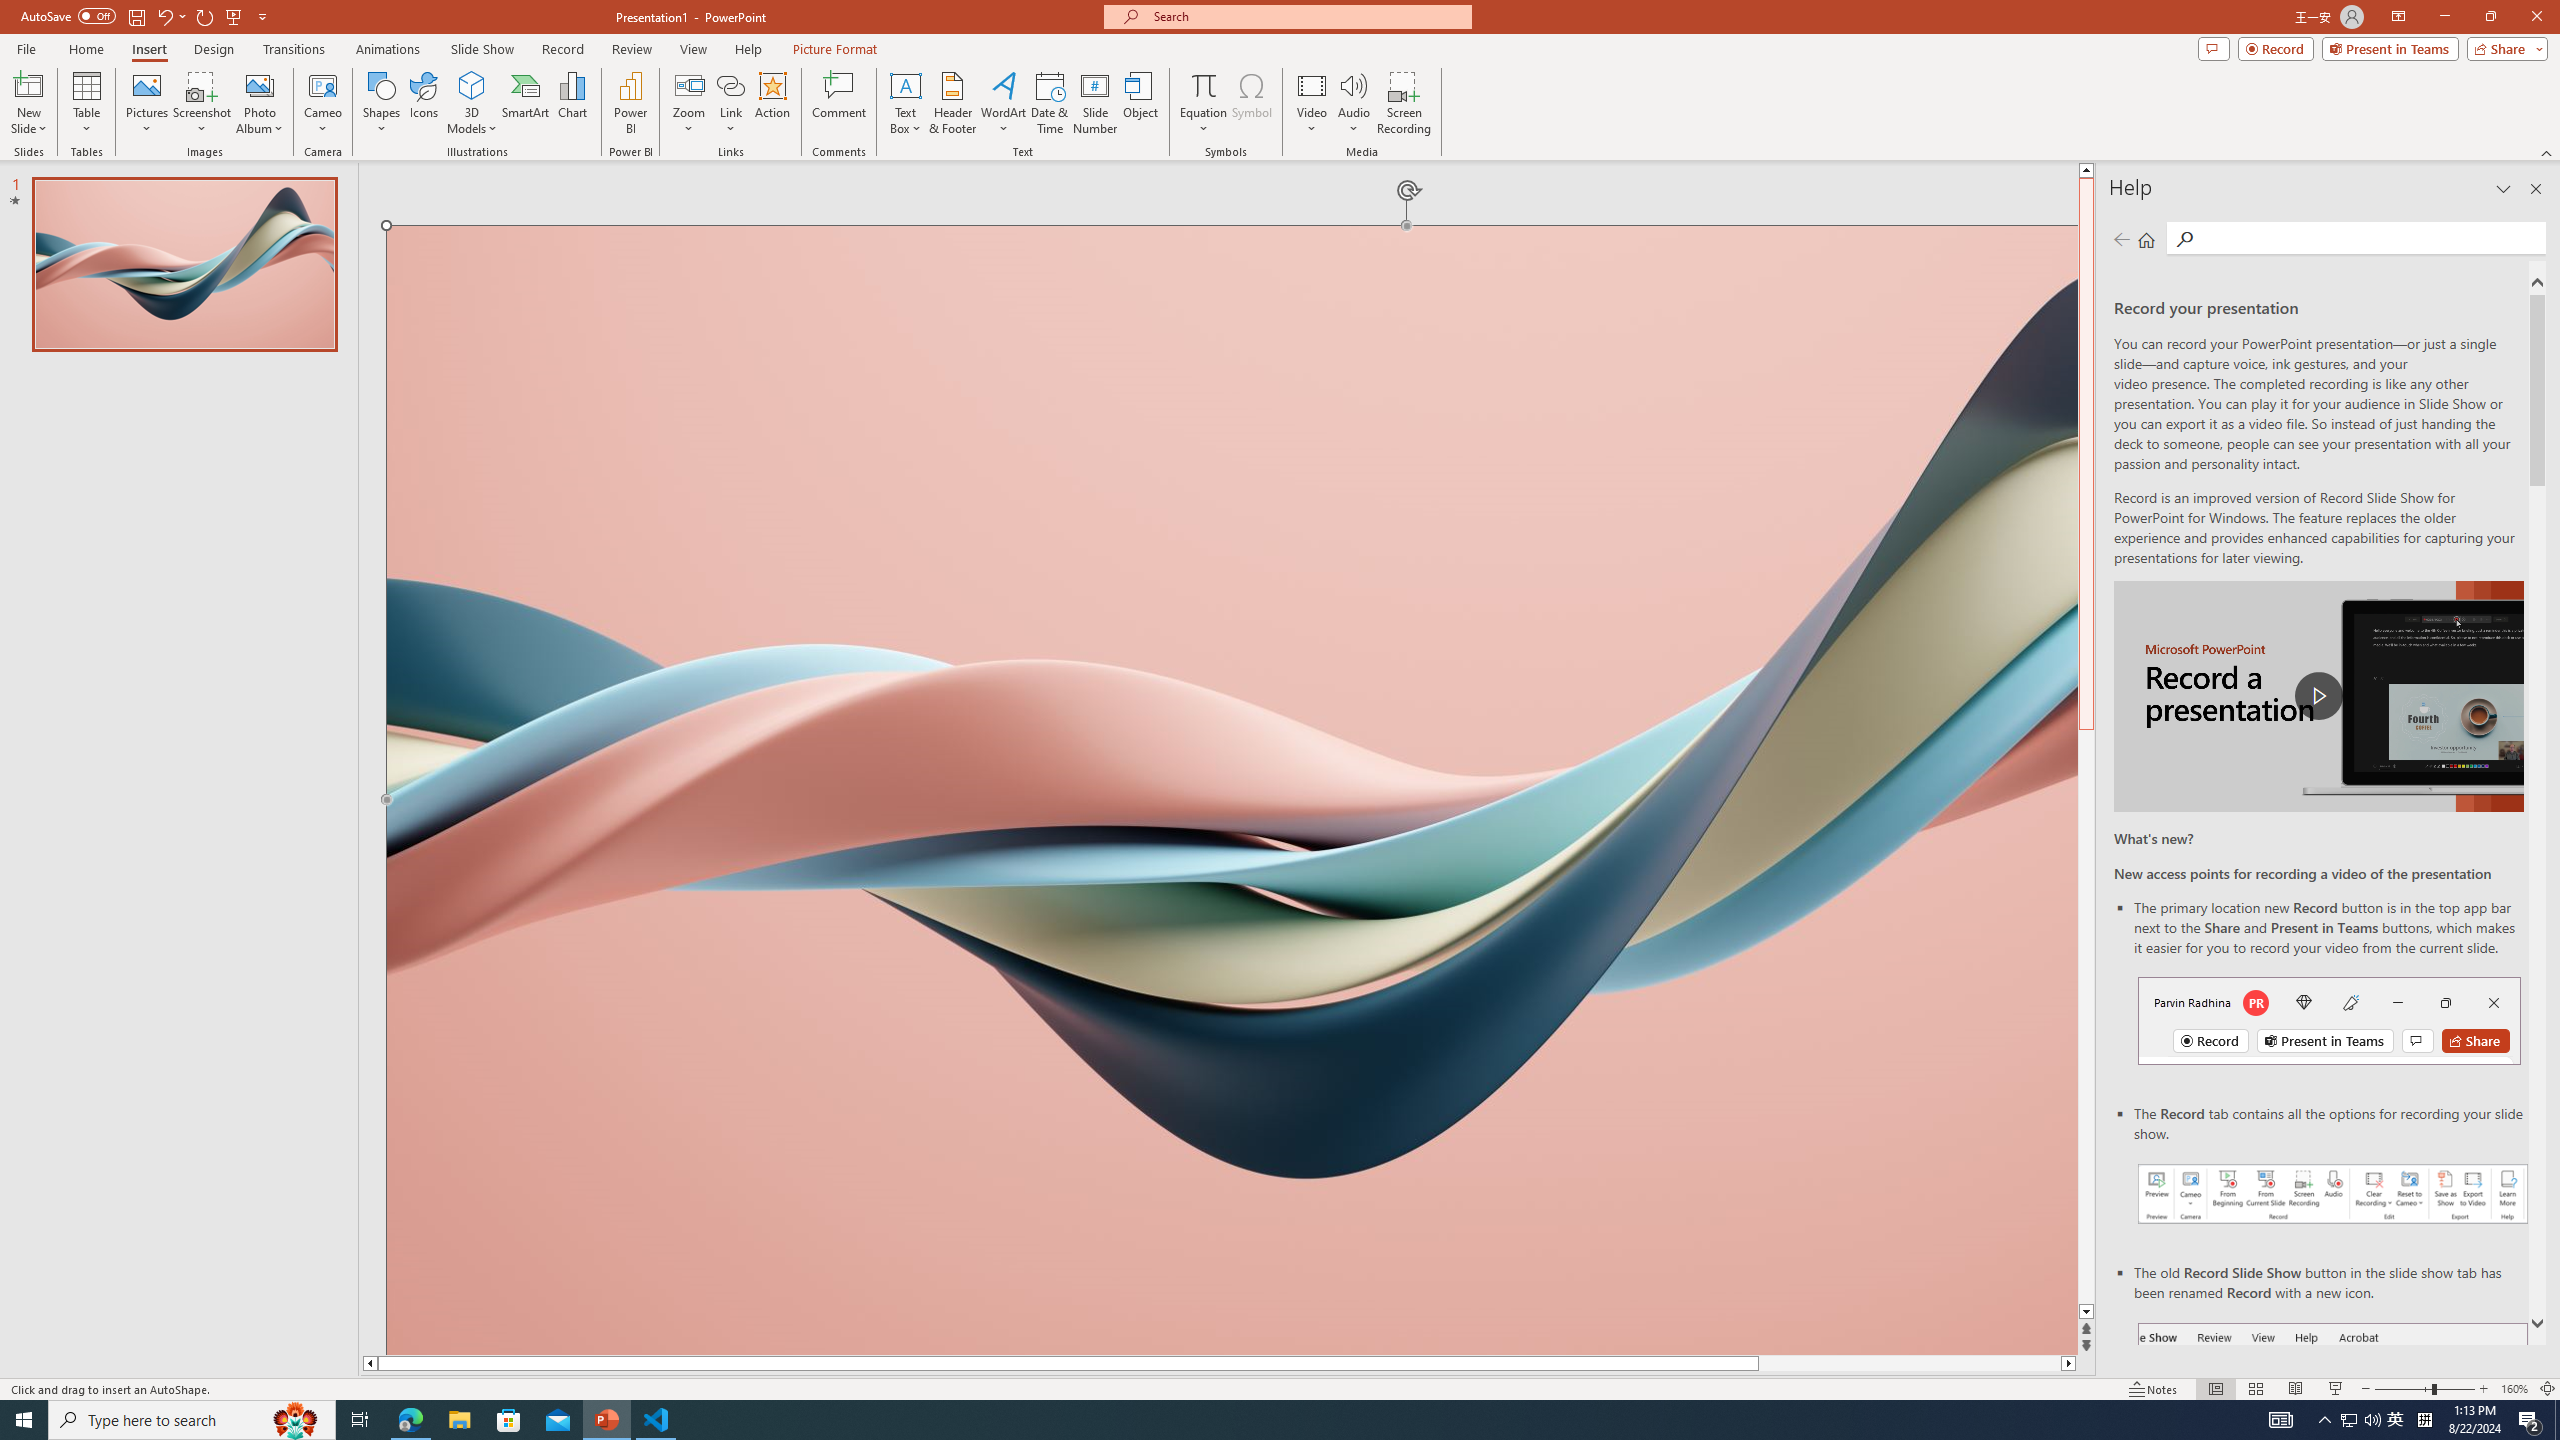  Describe the element at coordinates (86, 103) in the screenshot. I see `'Table'` at that location.